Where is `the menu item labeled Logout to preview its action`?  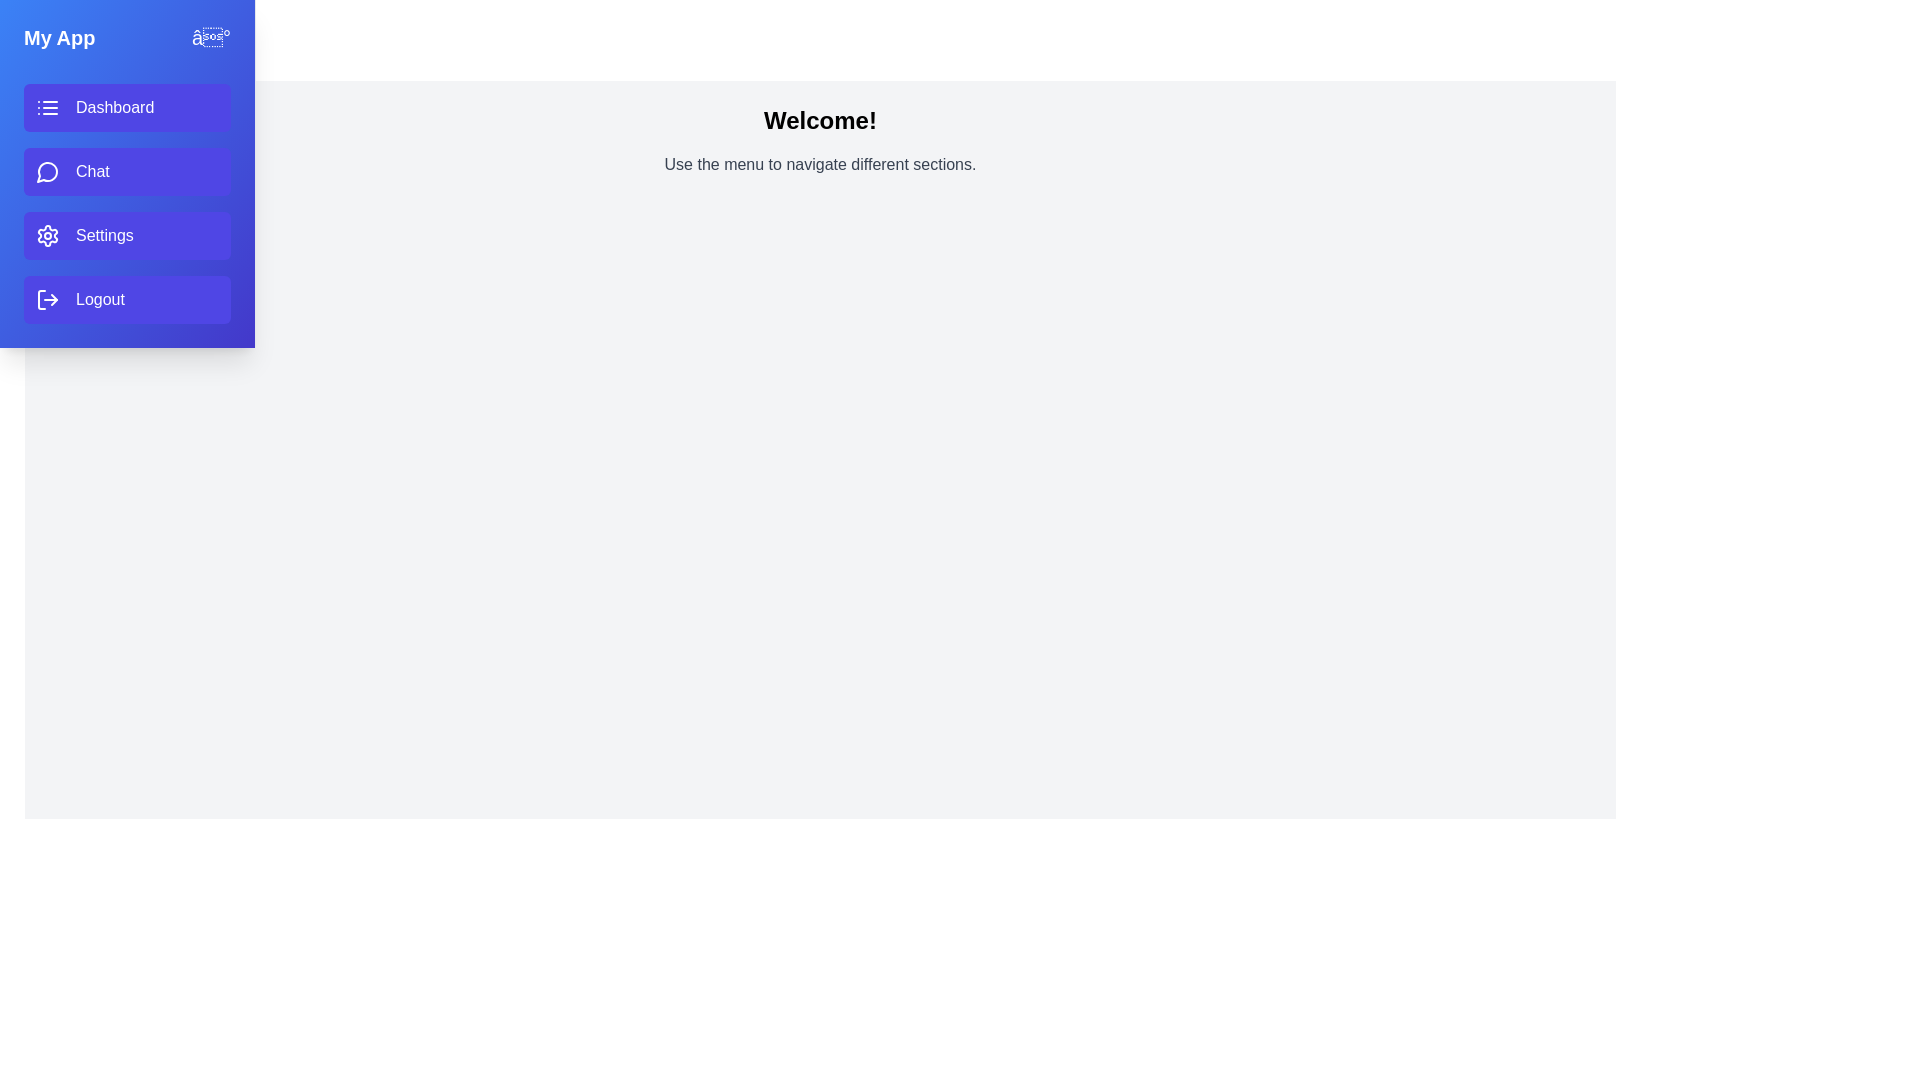 the menu item labeled Logout to preview its action is located at coordinates (126, 300).